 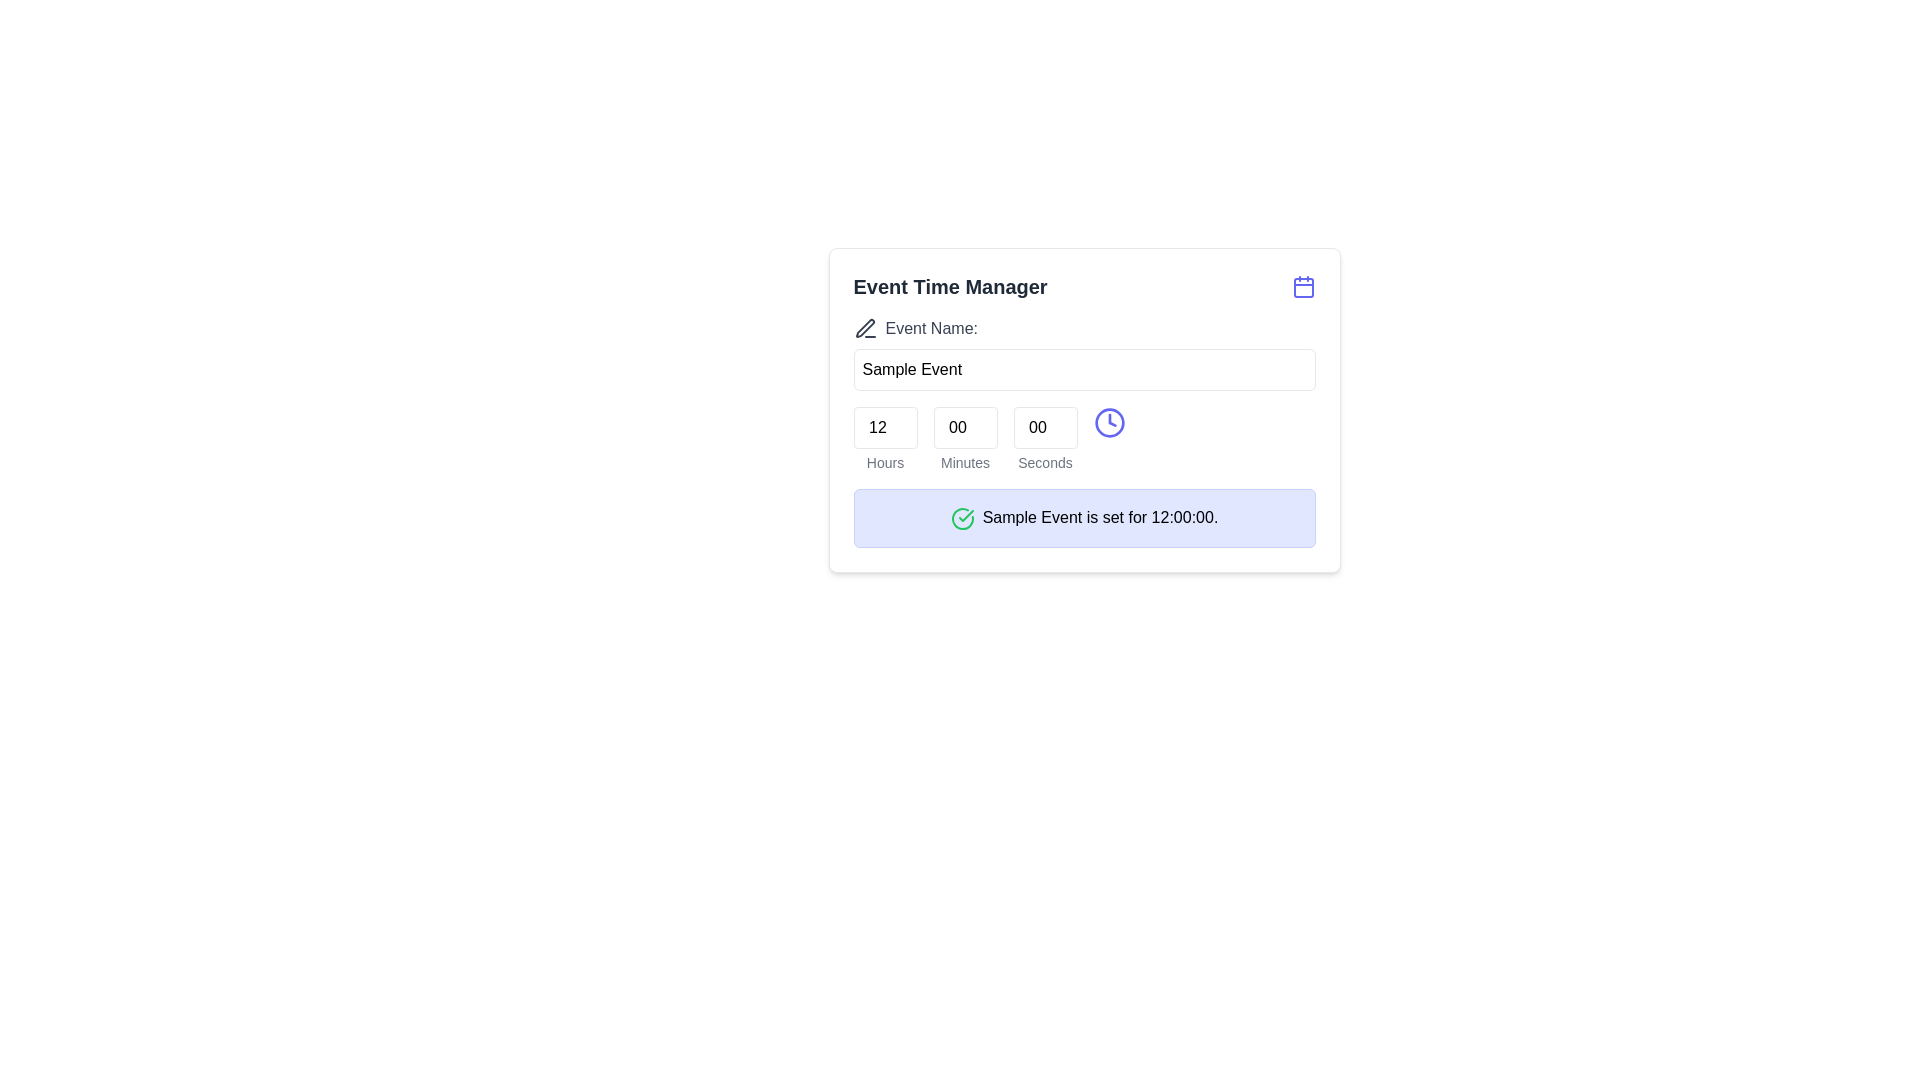 I want to click on the central circular part of the SVG clock icon, which visually represents the clock's circular border and is positioned to the right of the time input fields, so click(x=1108, y=422).